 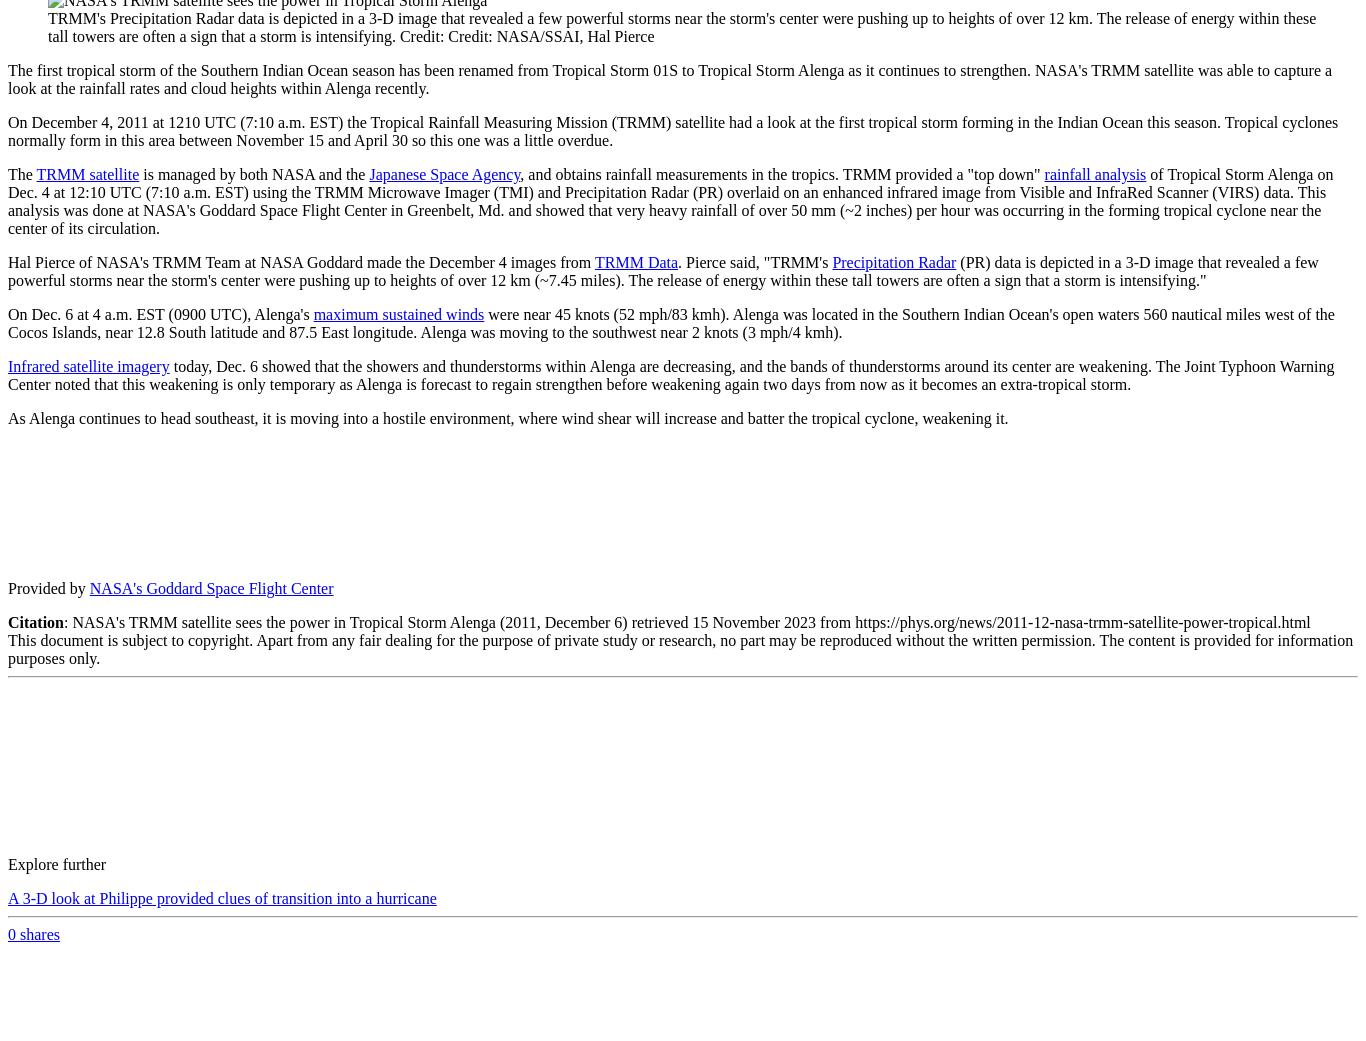 What do you see at coordinates (56, 863) in the screenshot?
I see `'Explore further'` at bounding box center [56, 863].